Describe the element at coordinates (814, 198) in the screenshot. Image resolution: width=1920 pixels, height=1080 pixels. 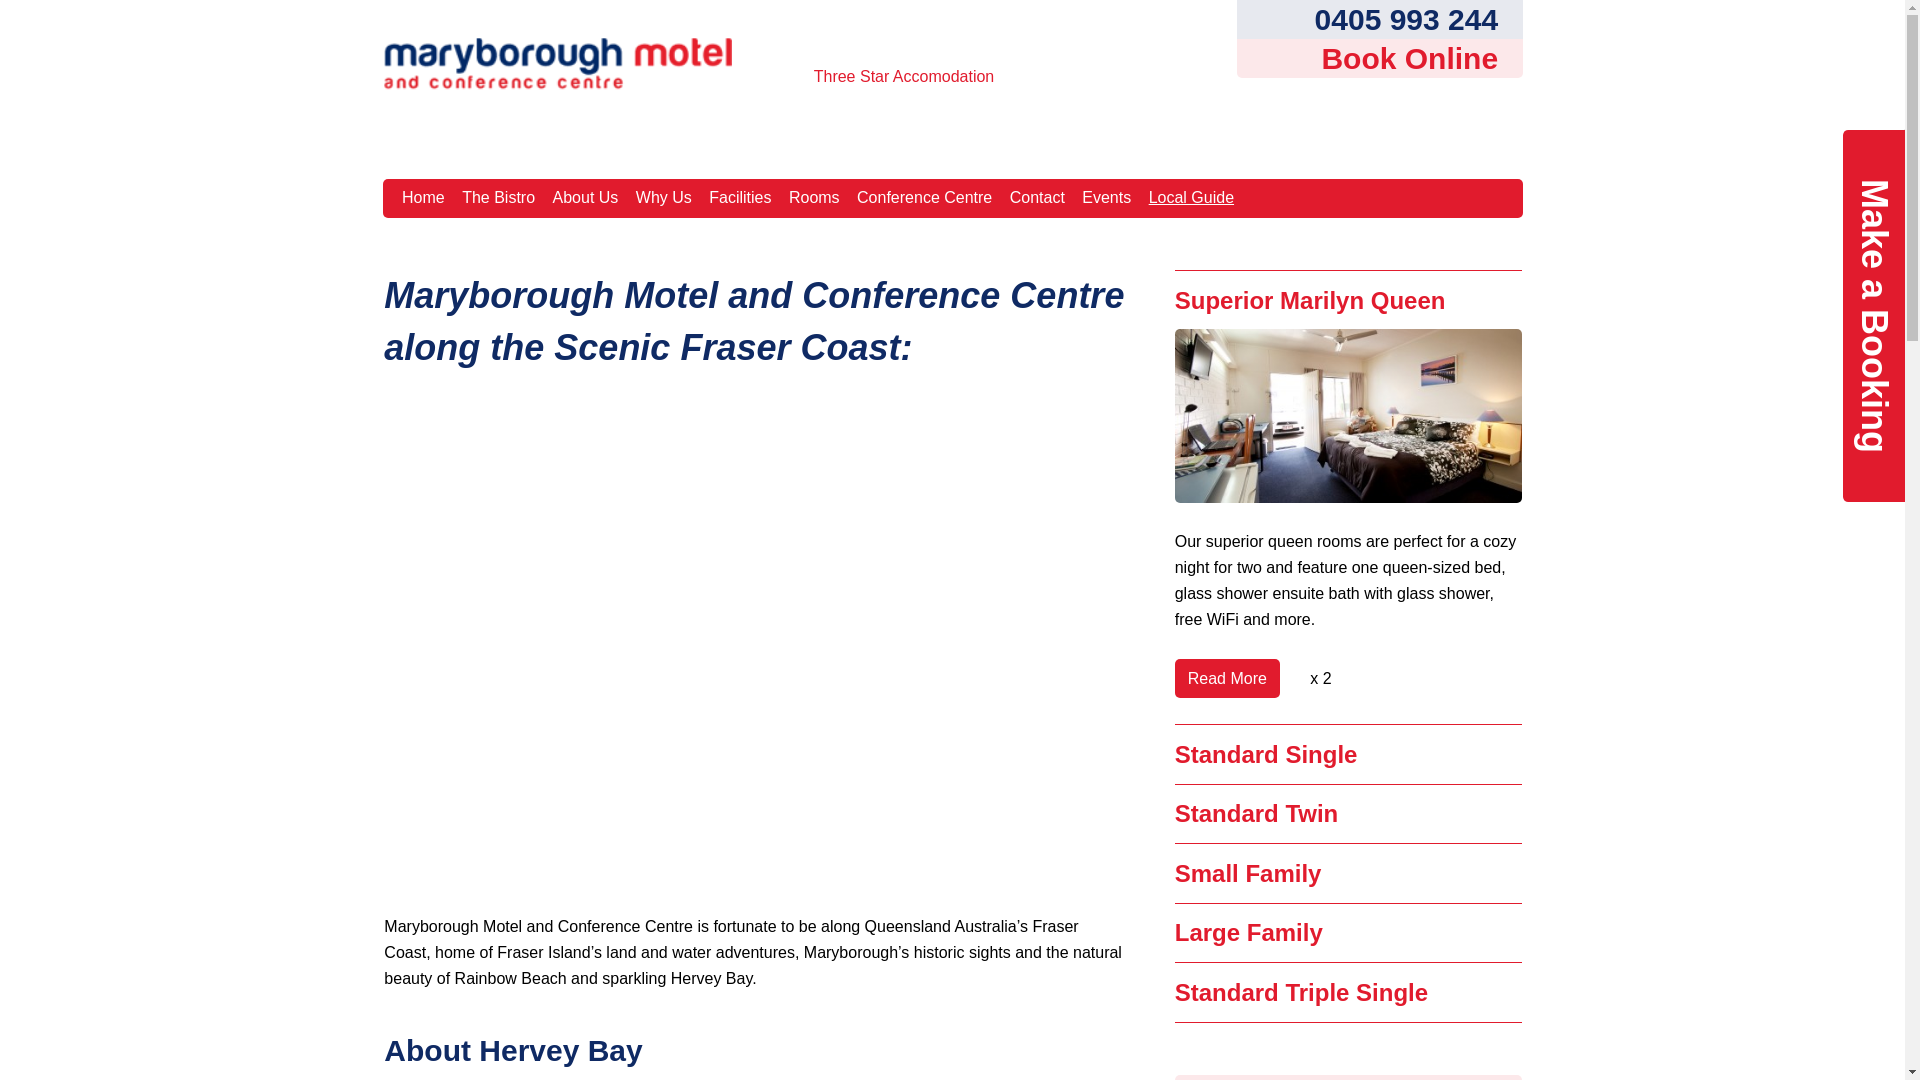
I see `'Rooms'` at that location.